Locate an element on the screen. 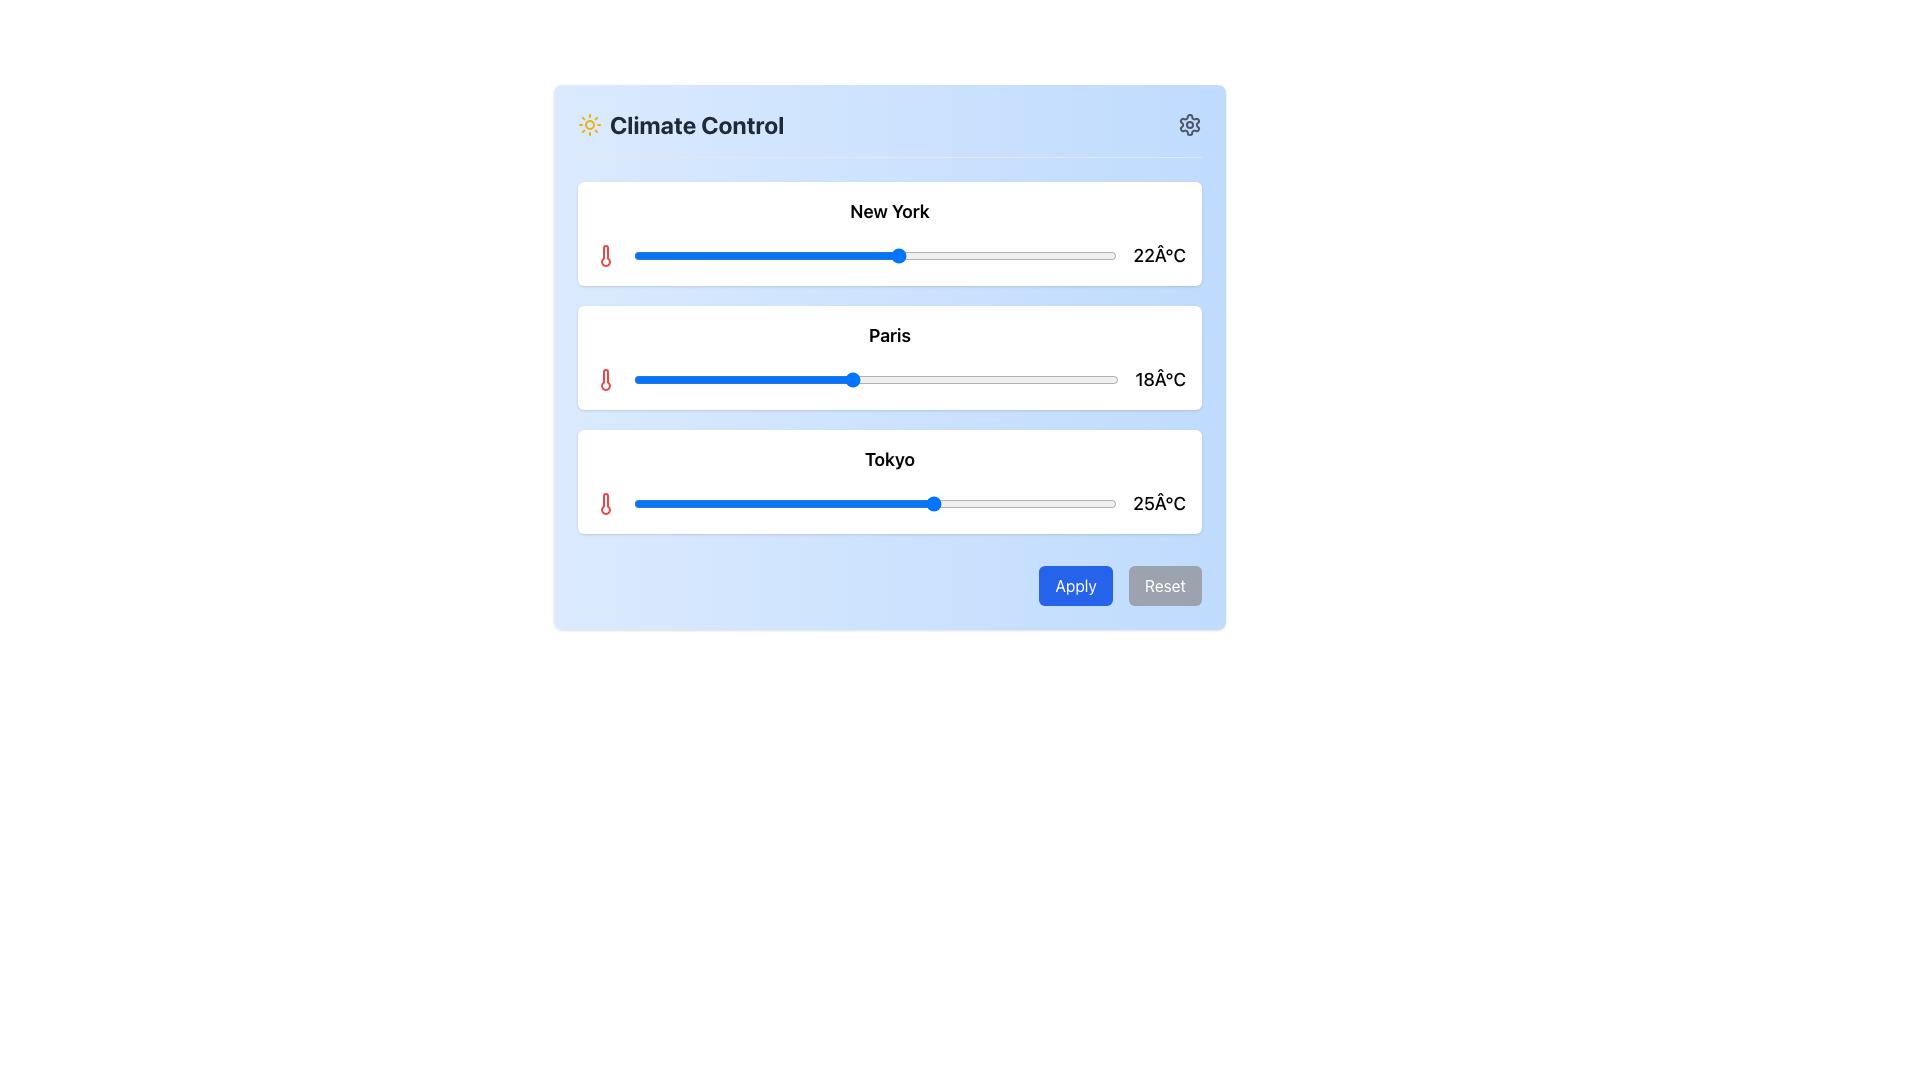  the text label displaying '18Â°C' which is styled with larger and bold typography, located at the rightmost edge of the second row within the 'Climate Control' panel is located at coordinates (1160, 380).